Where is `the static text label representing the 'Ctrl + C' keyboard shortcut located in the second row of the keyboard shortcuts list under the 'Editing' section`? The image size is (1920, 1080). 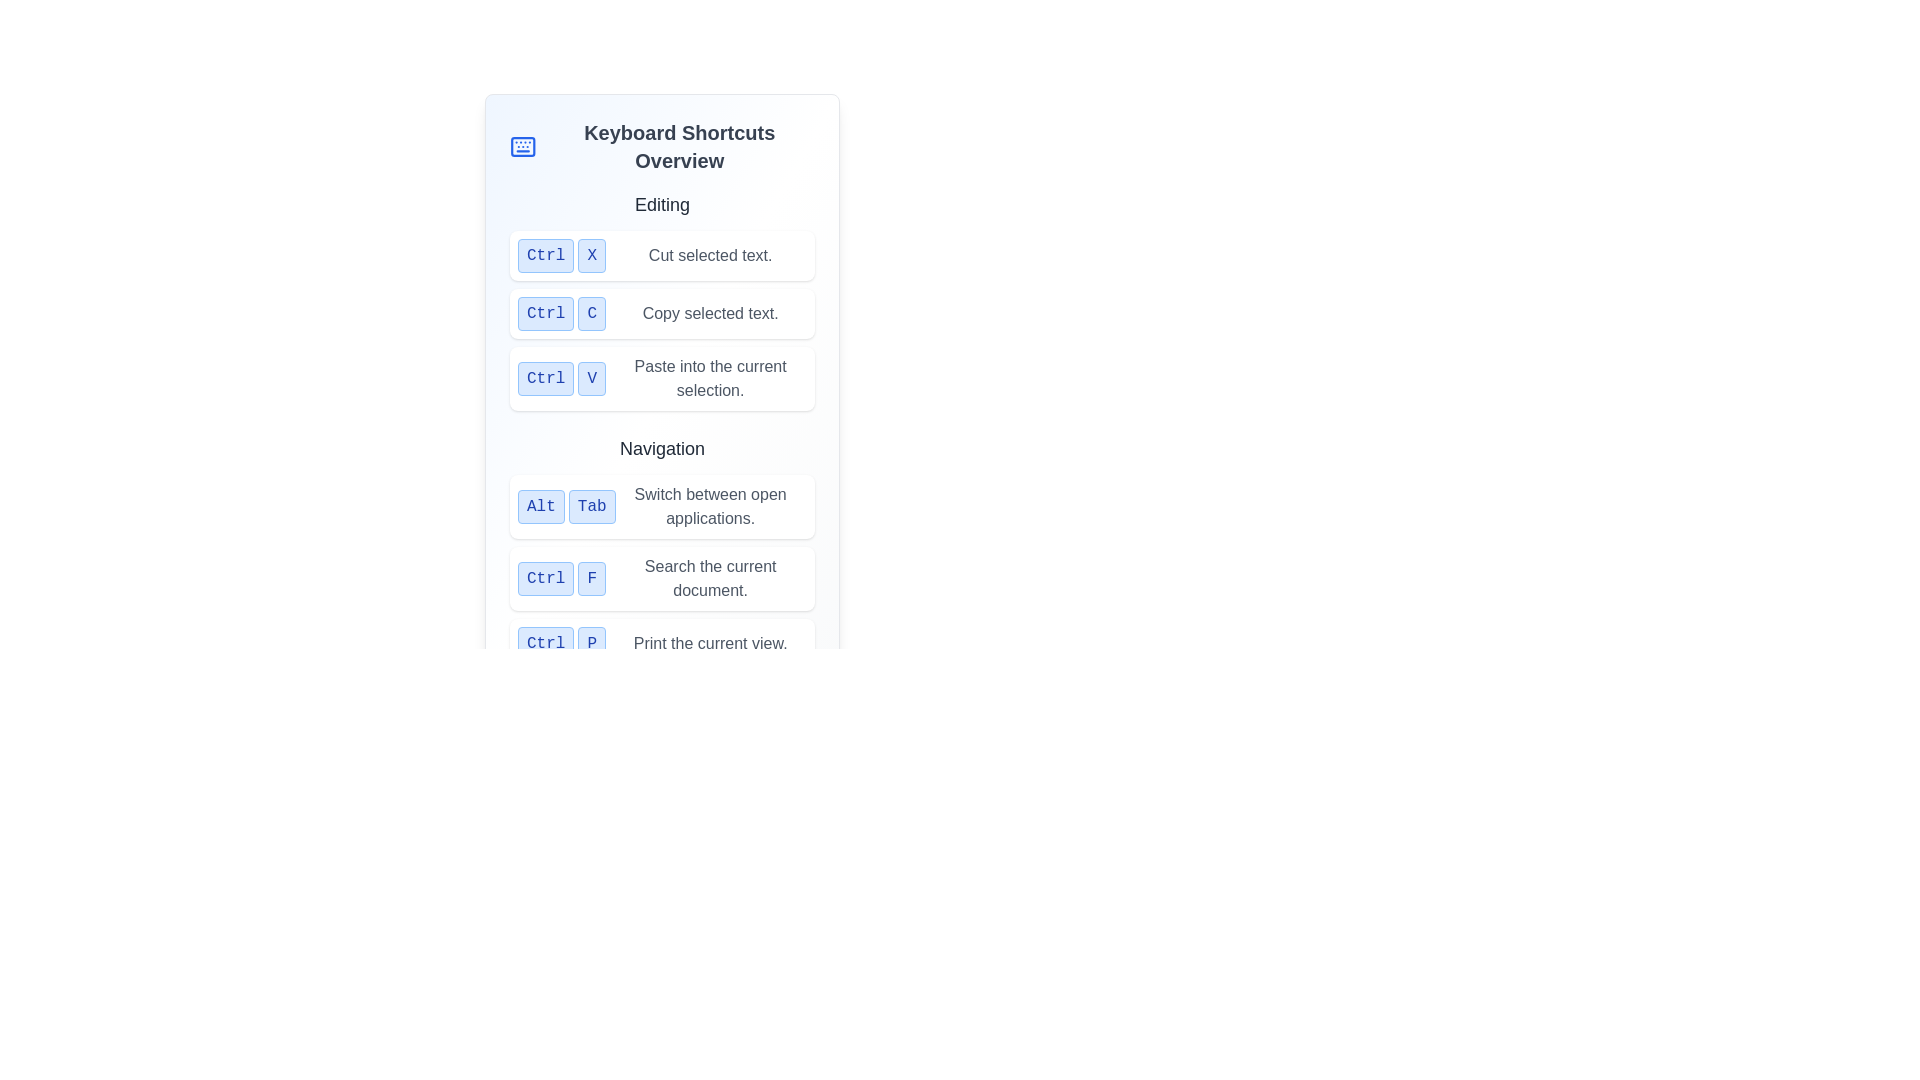 the static text label representing the 'Ctrl + C' keyboard shortcut located in the second row of the keyboard shortcuts list under the 'Editing' section is located at coordinates (565, 313).